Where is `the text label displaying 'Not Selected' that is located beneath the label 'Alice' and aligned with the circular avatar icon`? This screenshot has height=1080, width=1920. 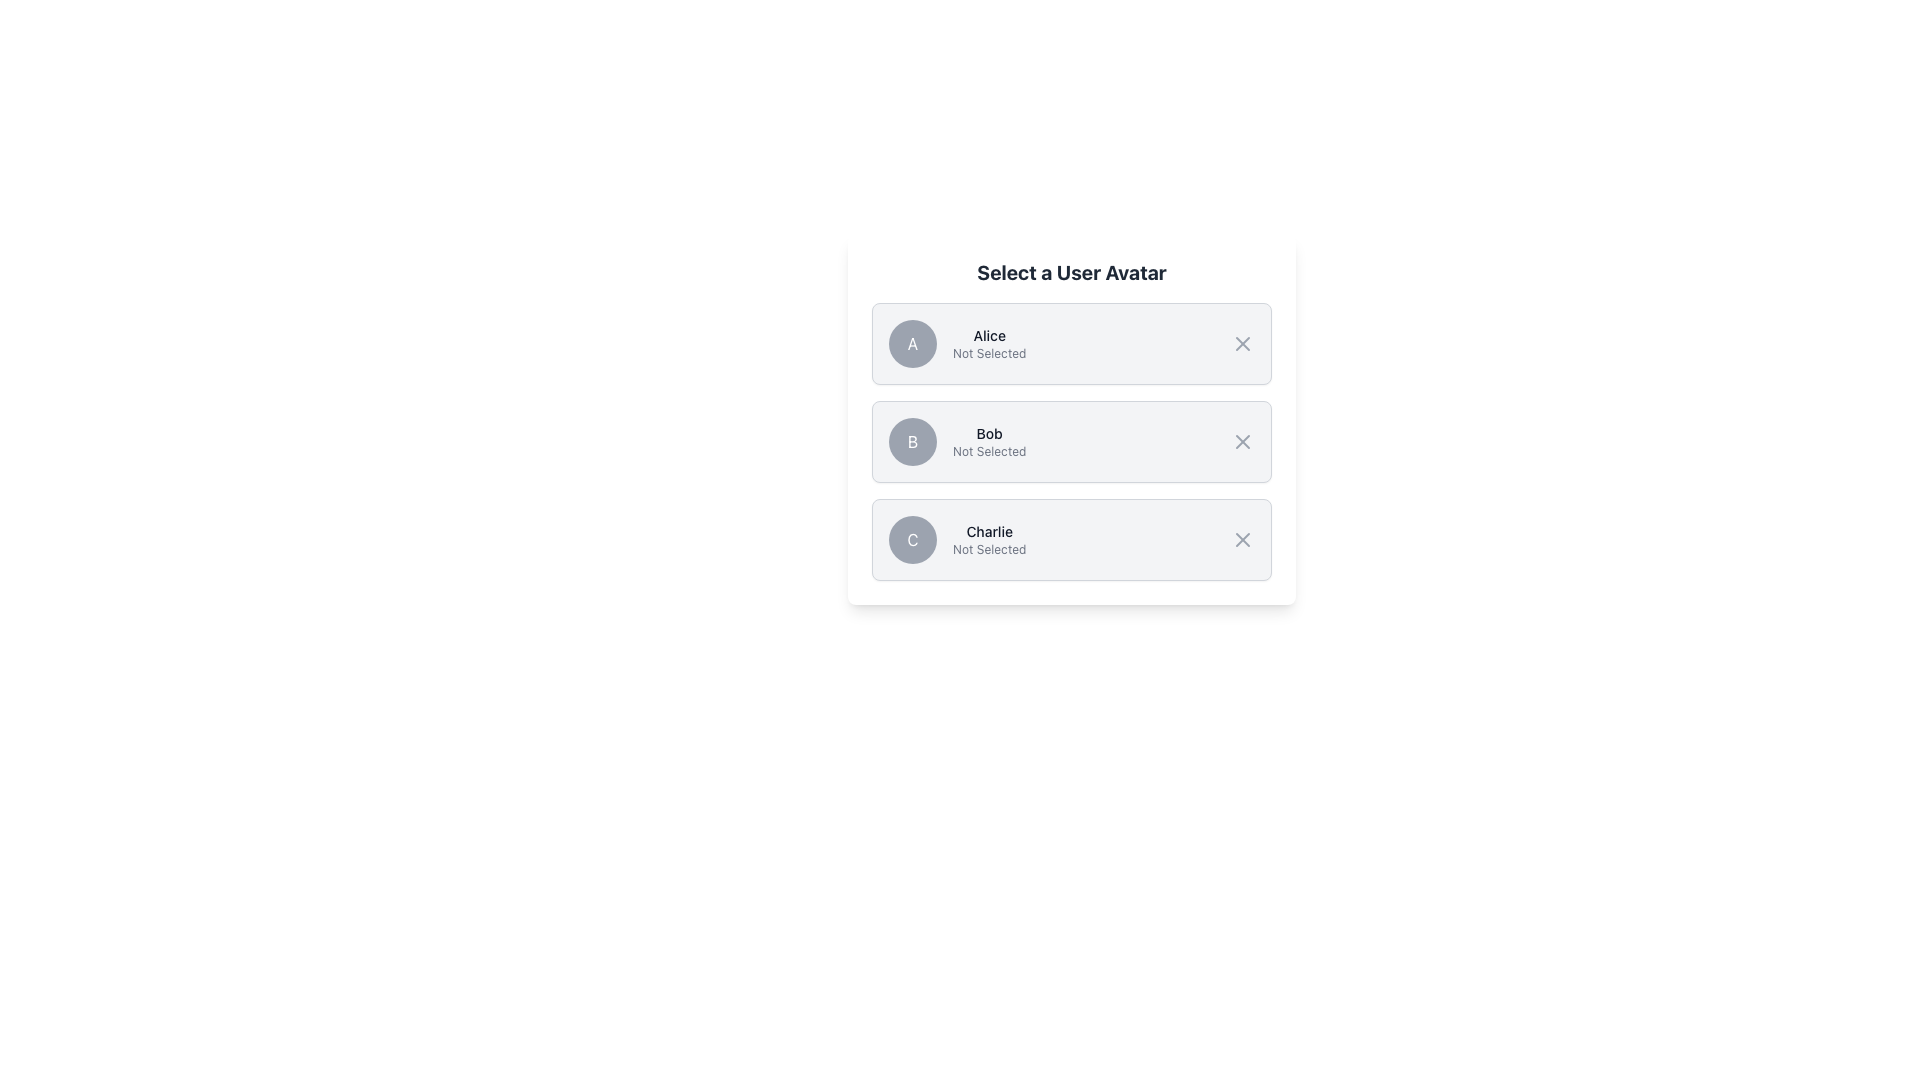
the text label displaying 'Not Selected' that is located beneath the label 'Alice' and aligned with the circular avatar icon is located at coordinates (989, 353).